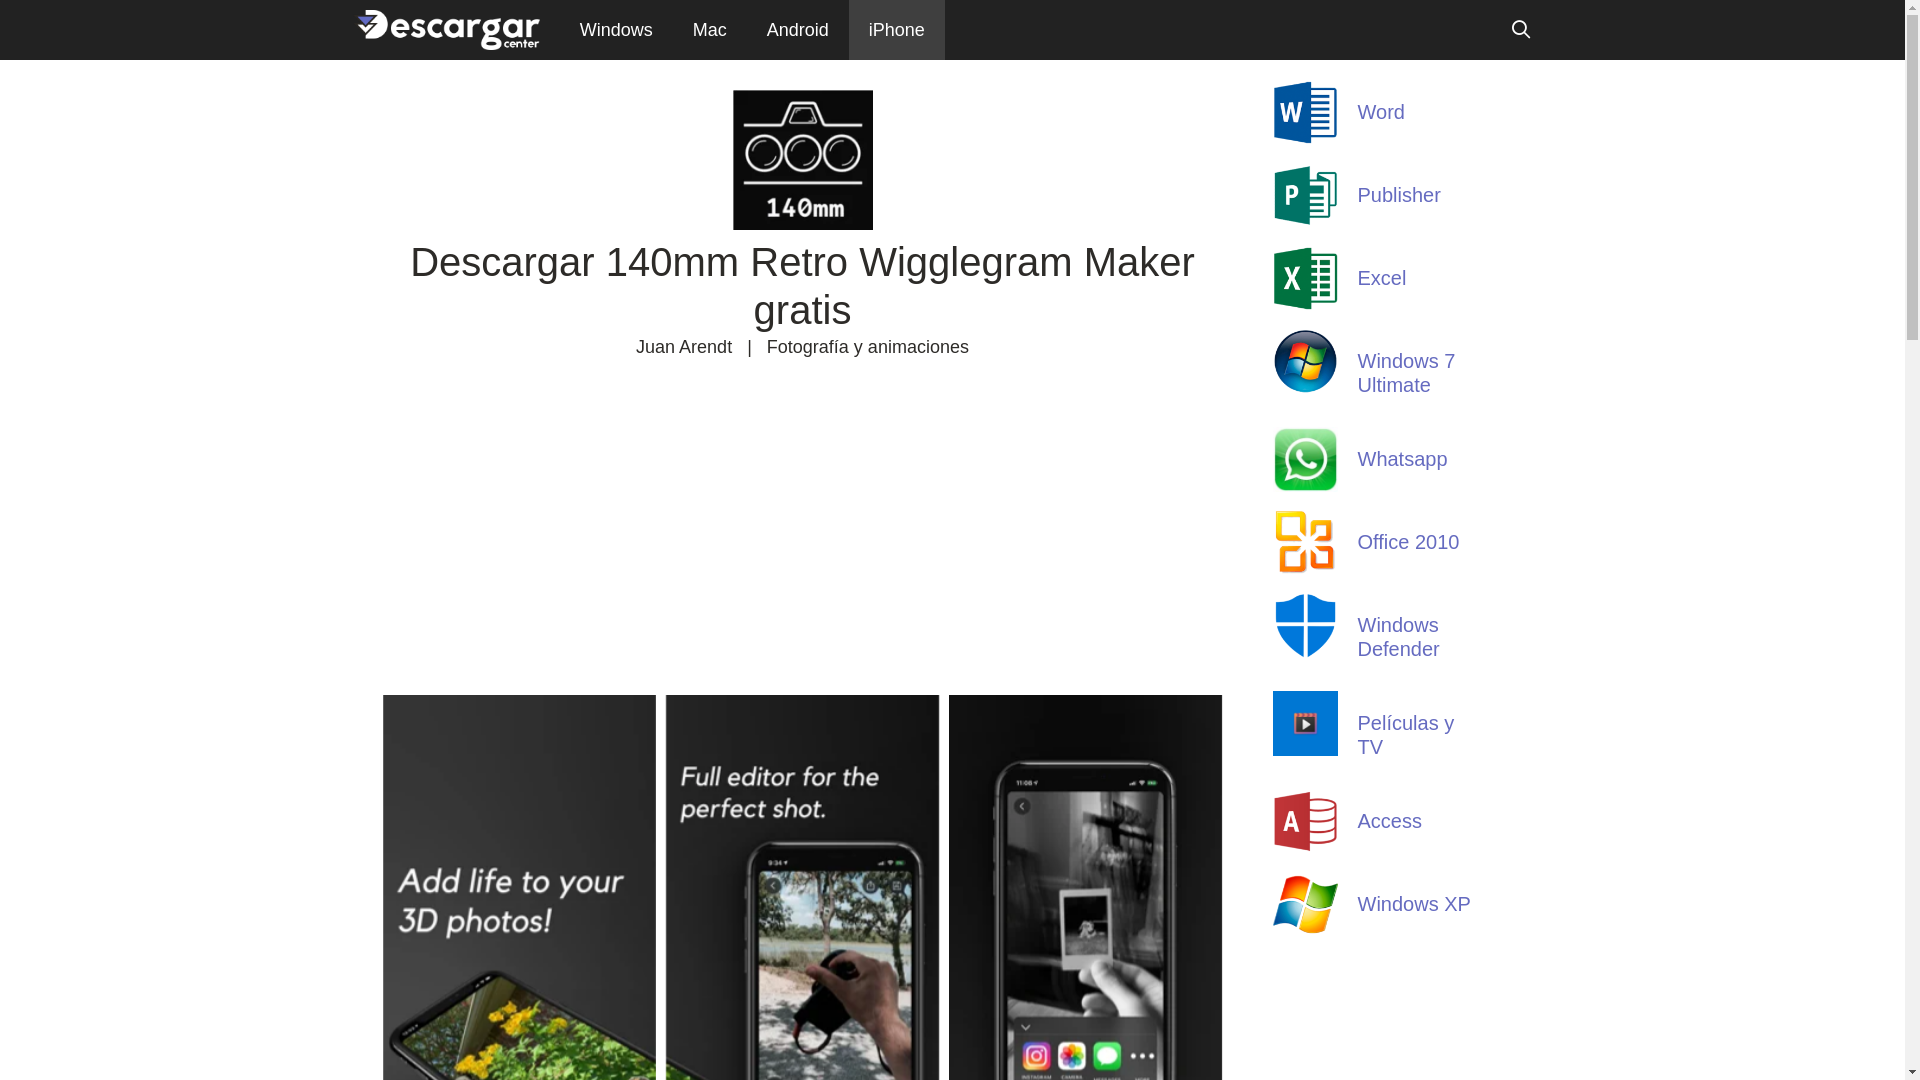 Image resolution: width=1920 pixels, height=1080 pixels. I want to click on 'Access', so click(1304, 848).